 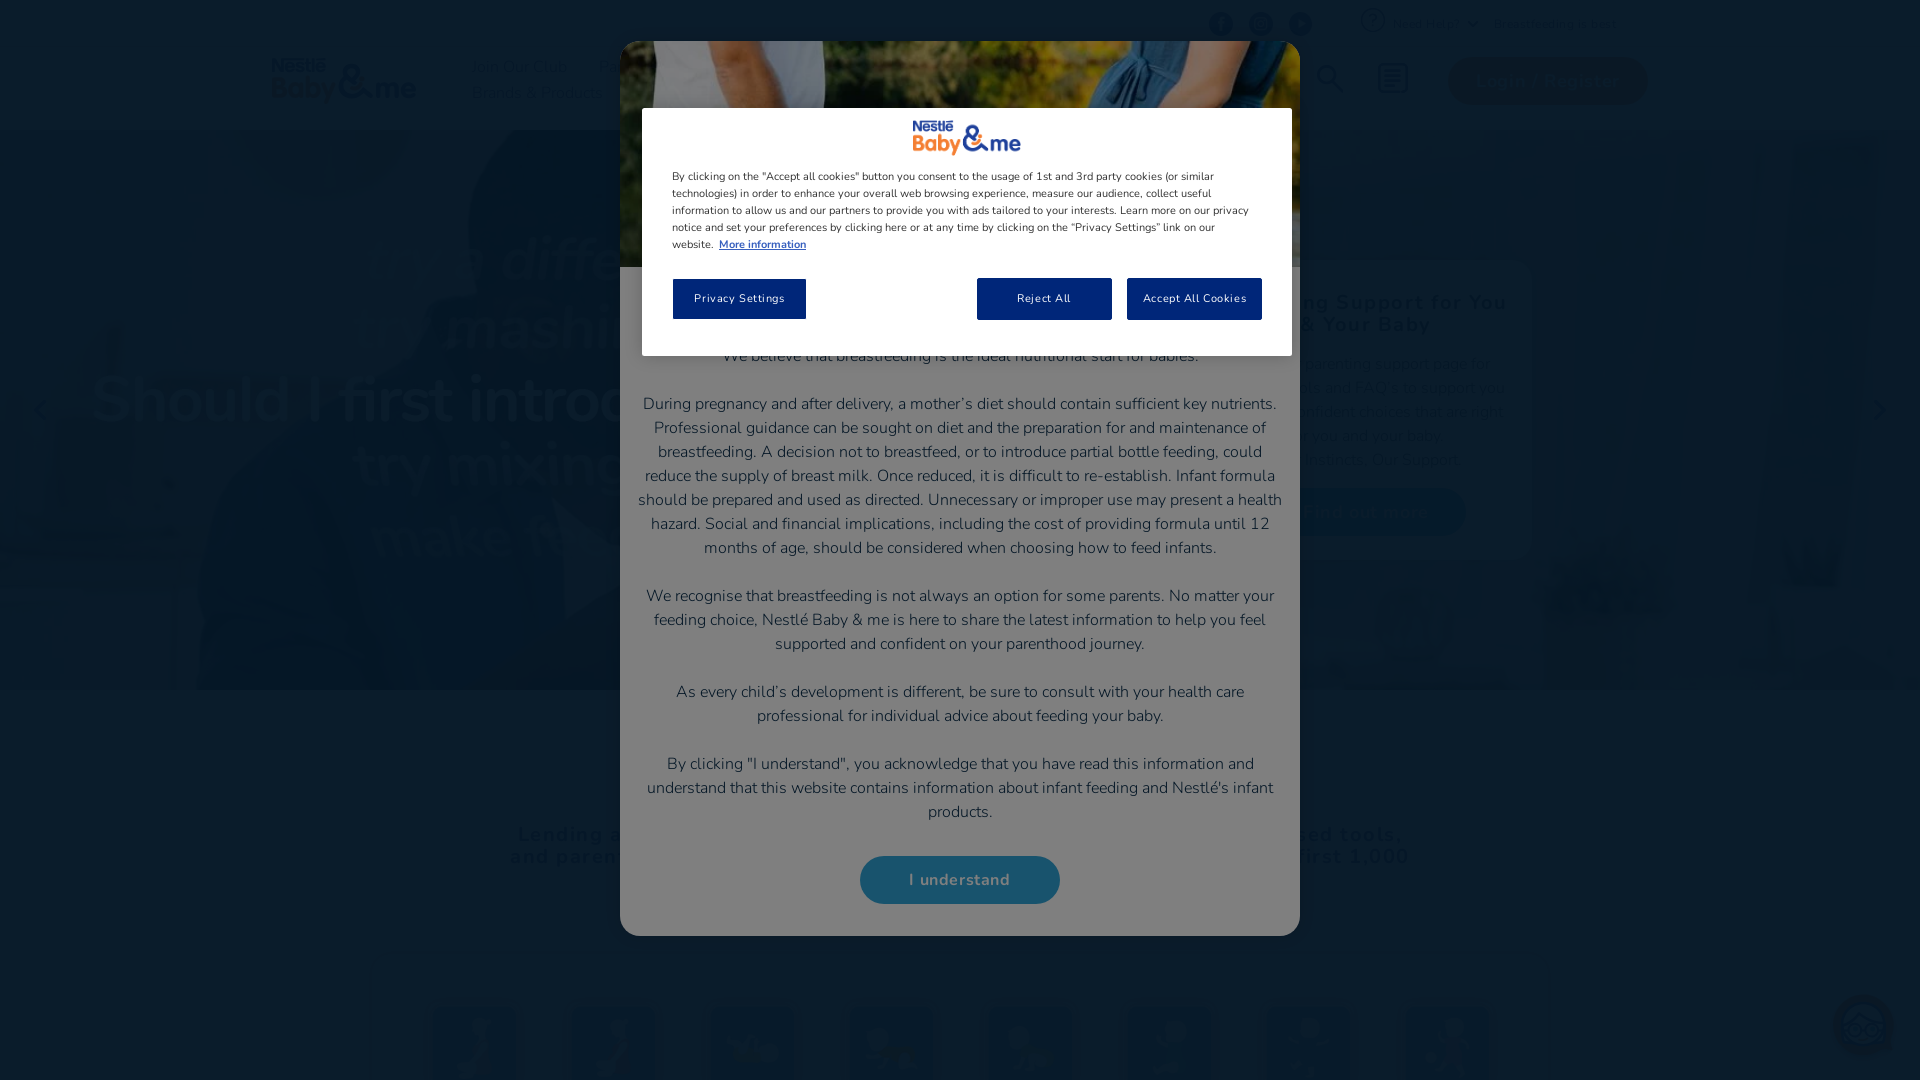 What do you see at coordinates (39, 408) in the screenshot?
I see `'Previous'` at bounding box center [39, 408].